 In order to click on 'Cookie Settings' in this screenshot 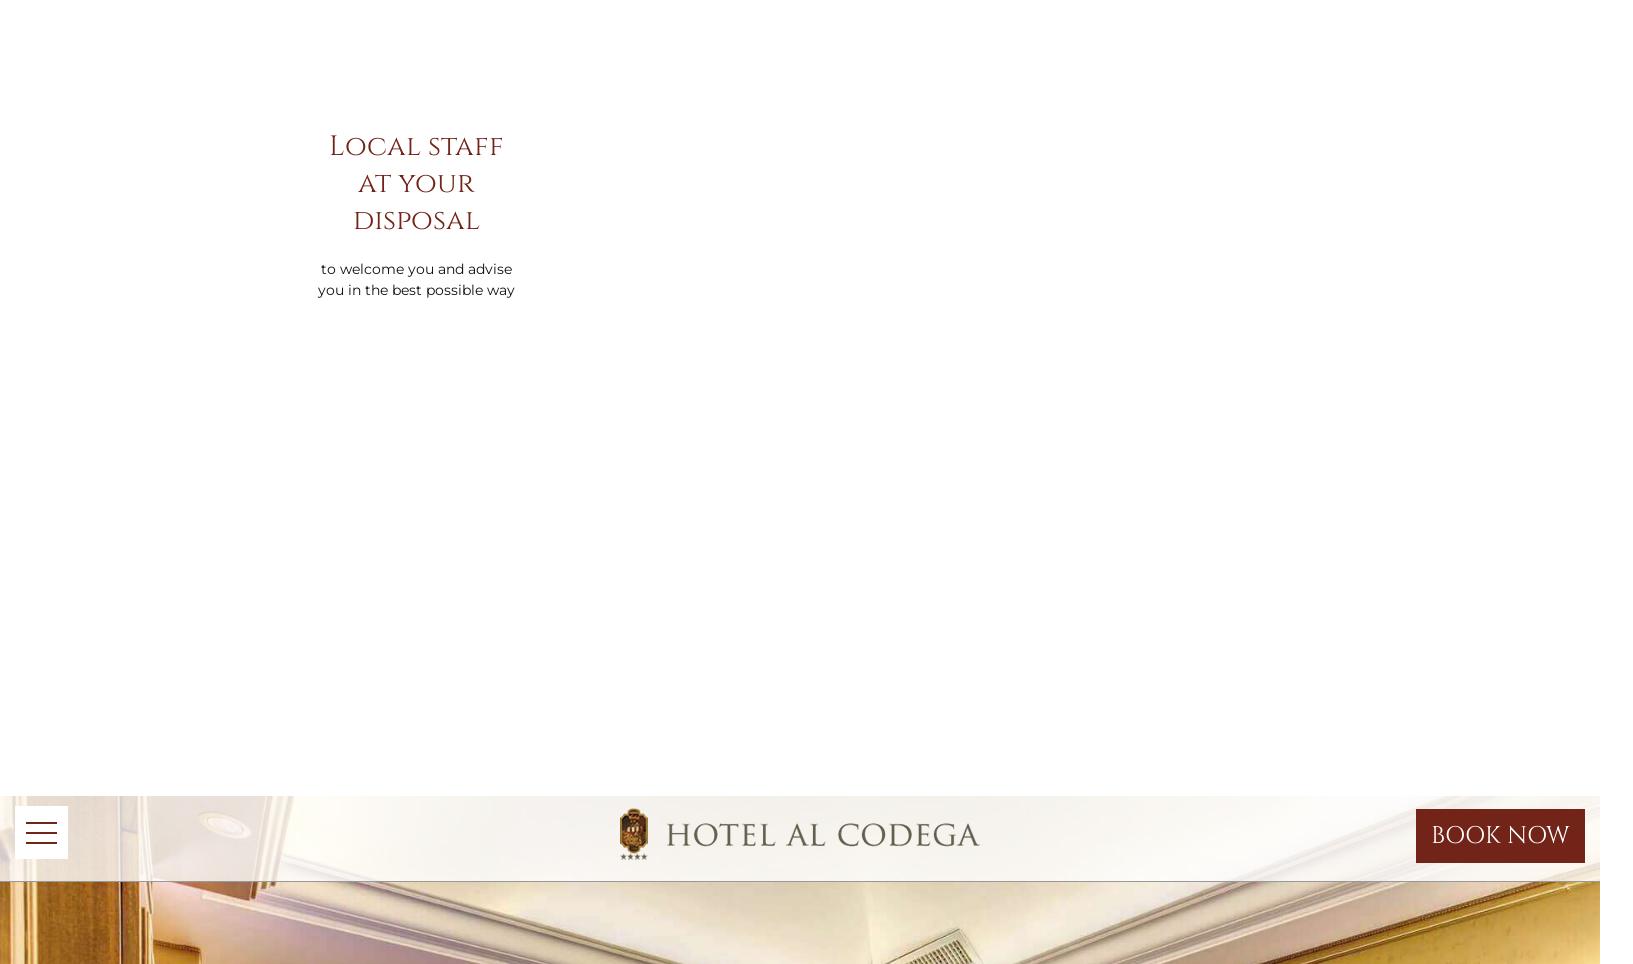, I will do `click(978, 152)`.